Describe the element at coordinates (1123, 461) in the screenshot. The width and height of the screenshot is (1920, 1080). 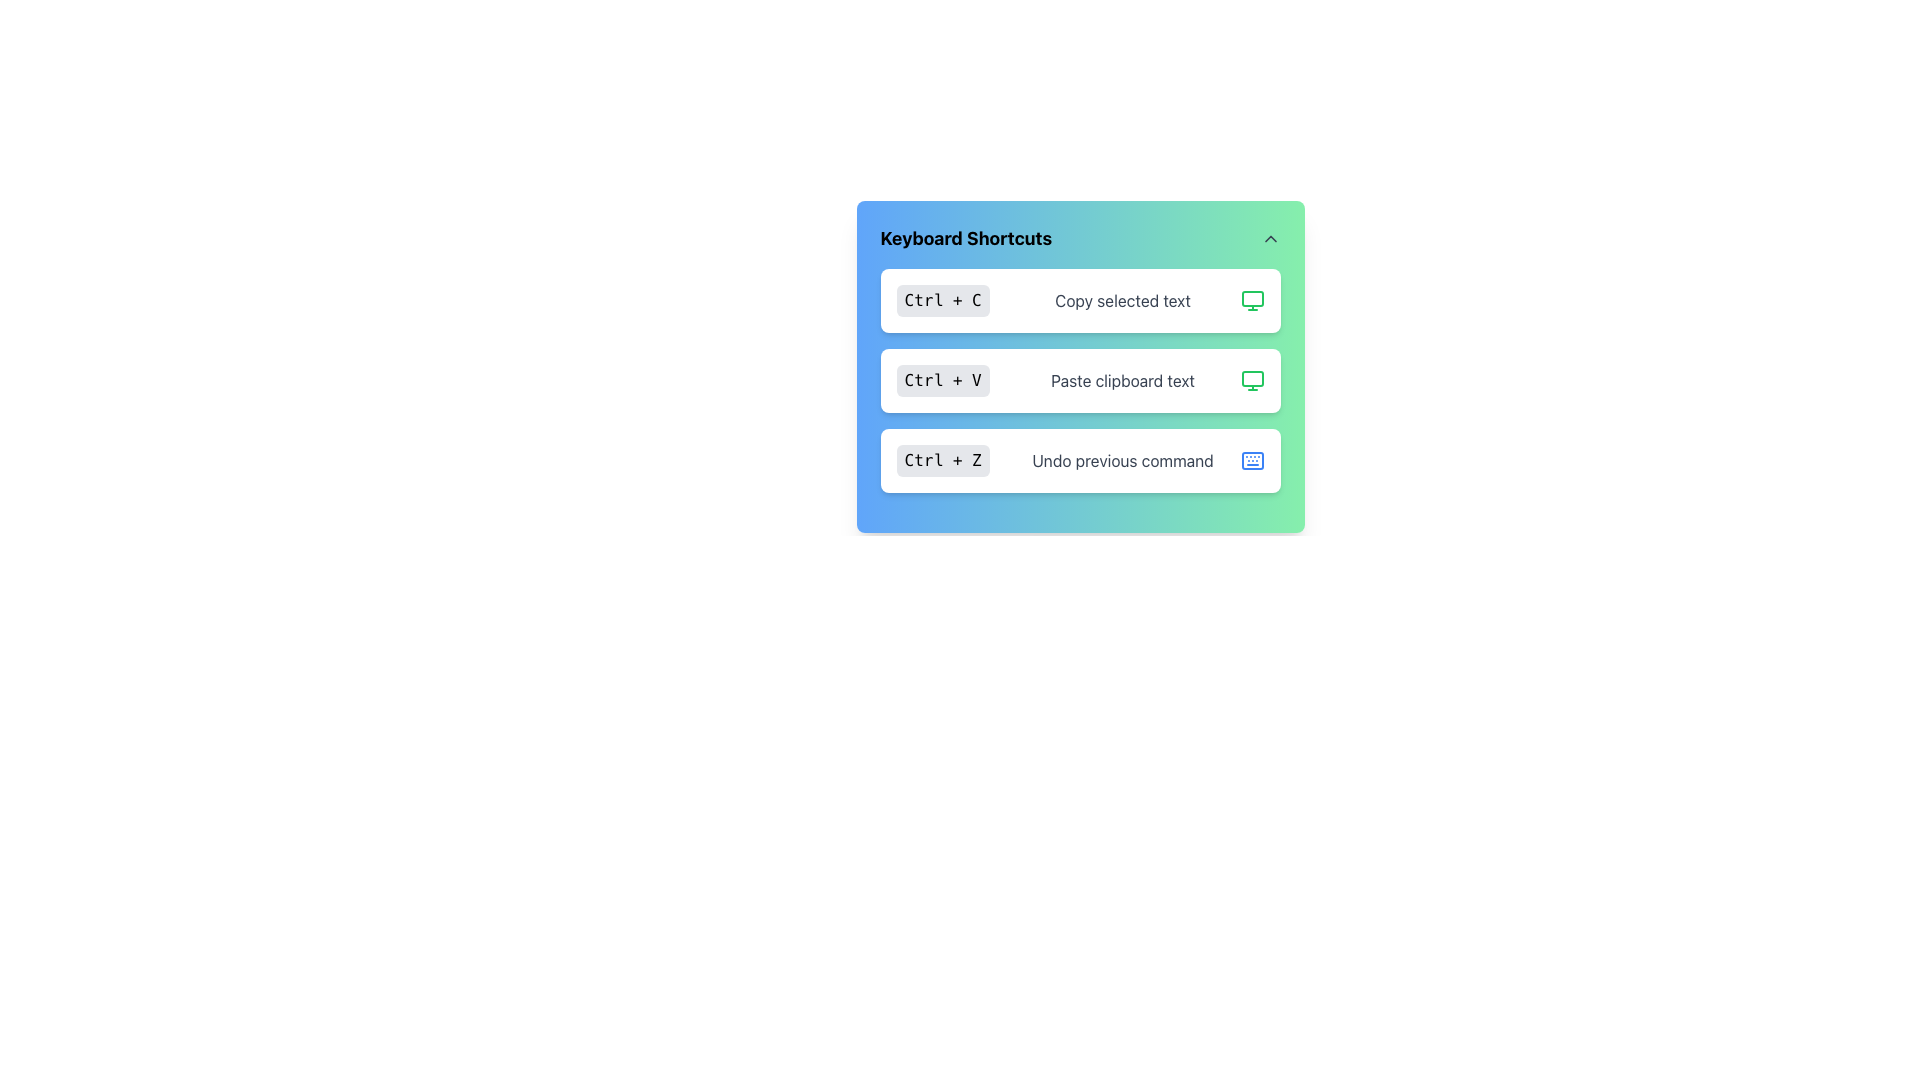
I see `the text label element displaying 'Undo previous command' which is located to the right of the 'Ctrl + Z' shortcut box and to the left of a keyboard icon` at that location.